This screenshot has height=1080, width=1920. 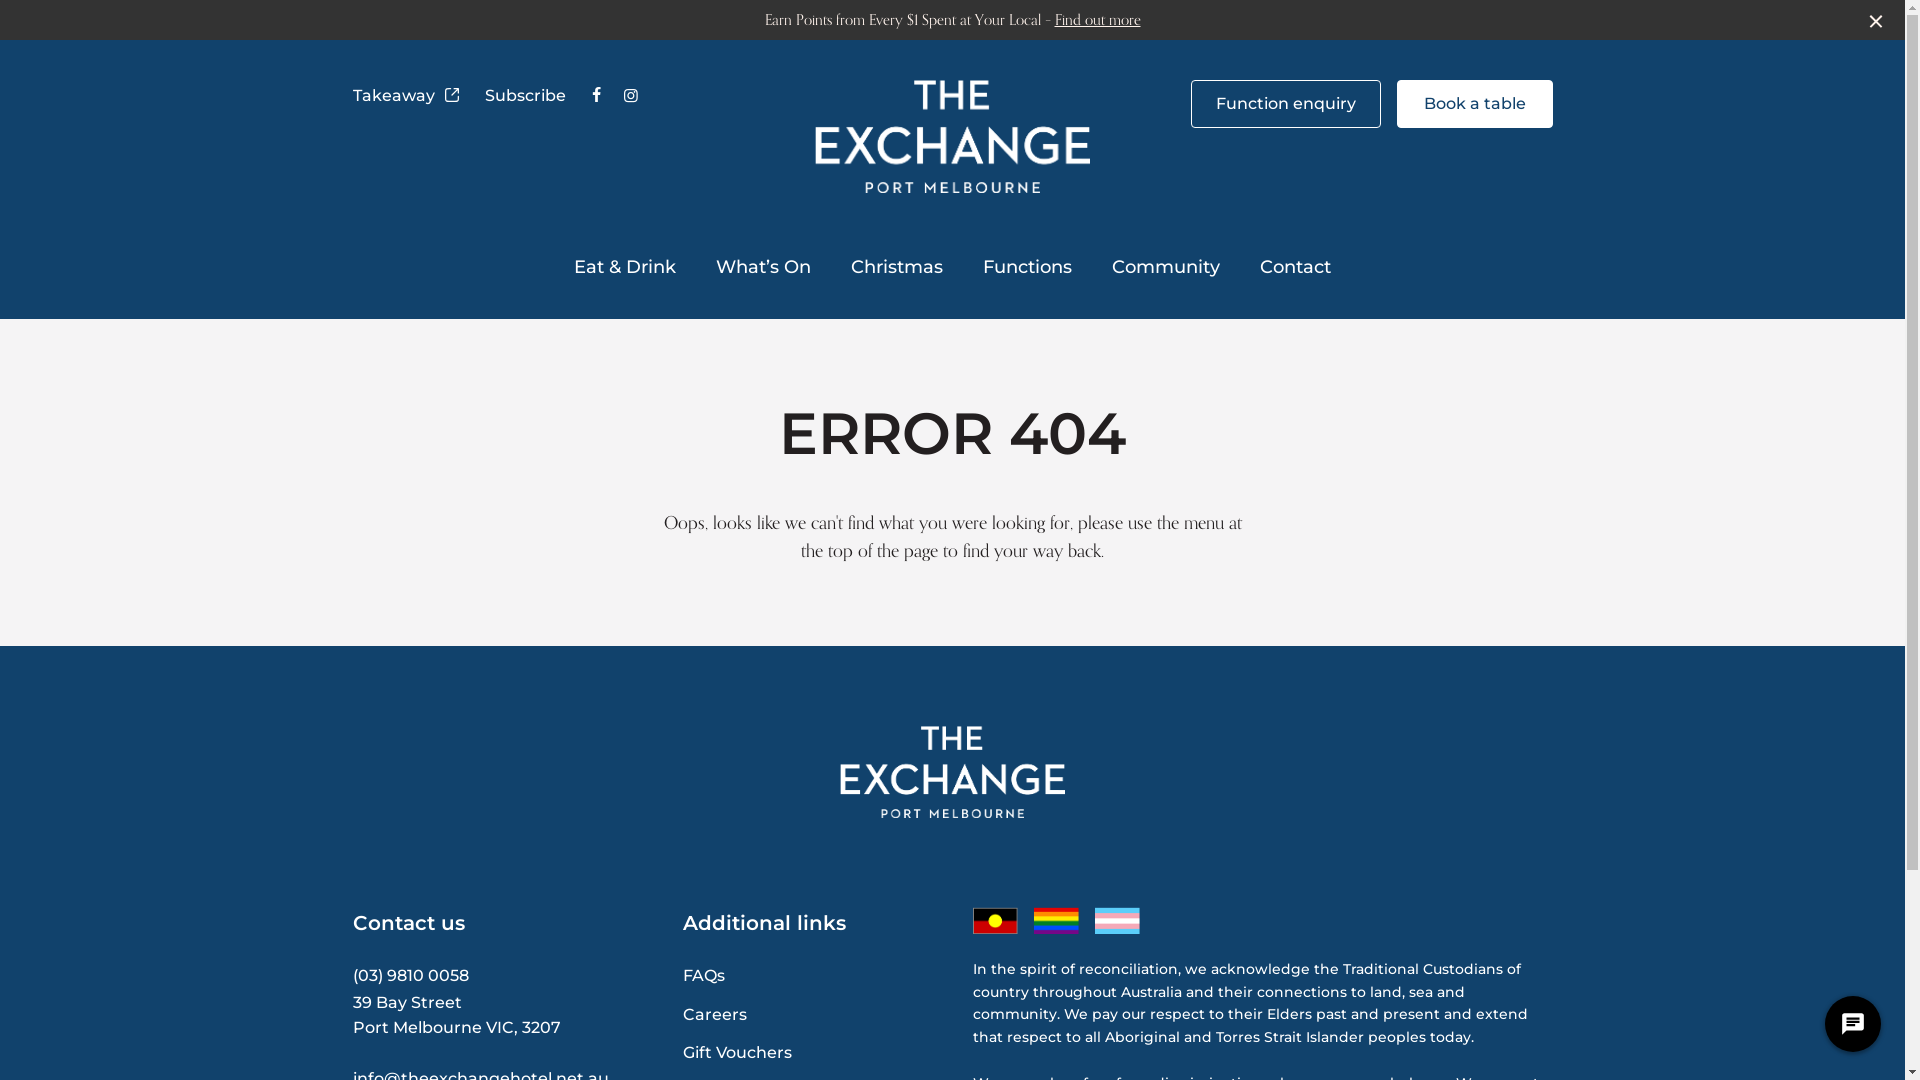 What do you see at coordinates (405, 96) in the screenshot?
I see `'Takeaway'` at bounding box center [405, 96].